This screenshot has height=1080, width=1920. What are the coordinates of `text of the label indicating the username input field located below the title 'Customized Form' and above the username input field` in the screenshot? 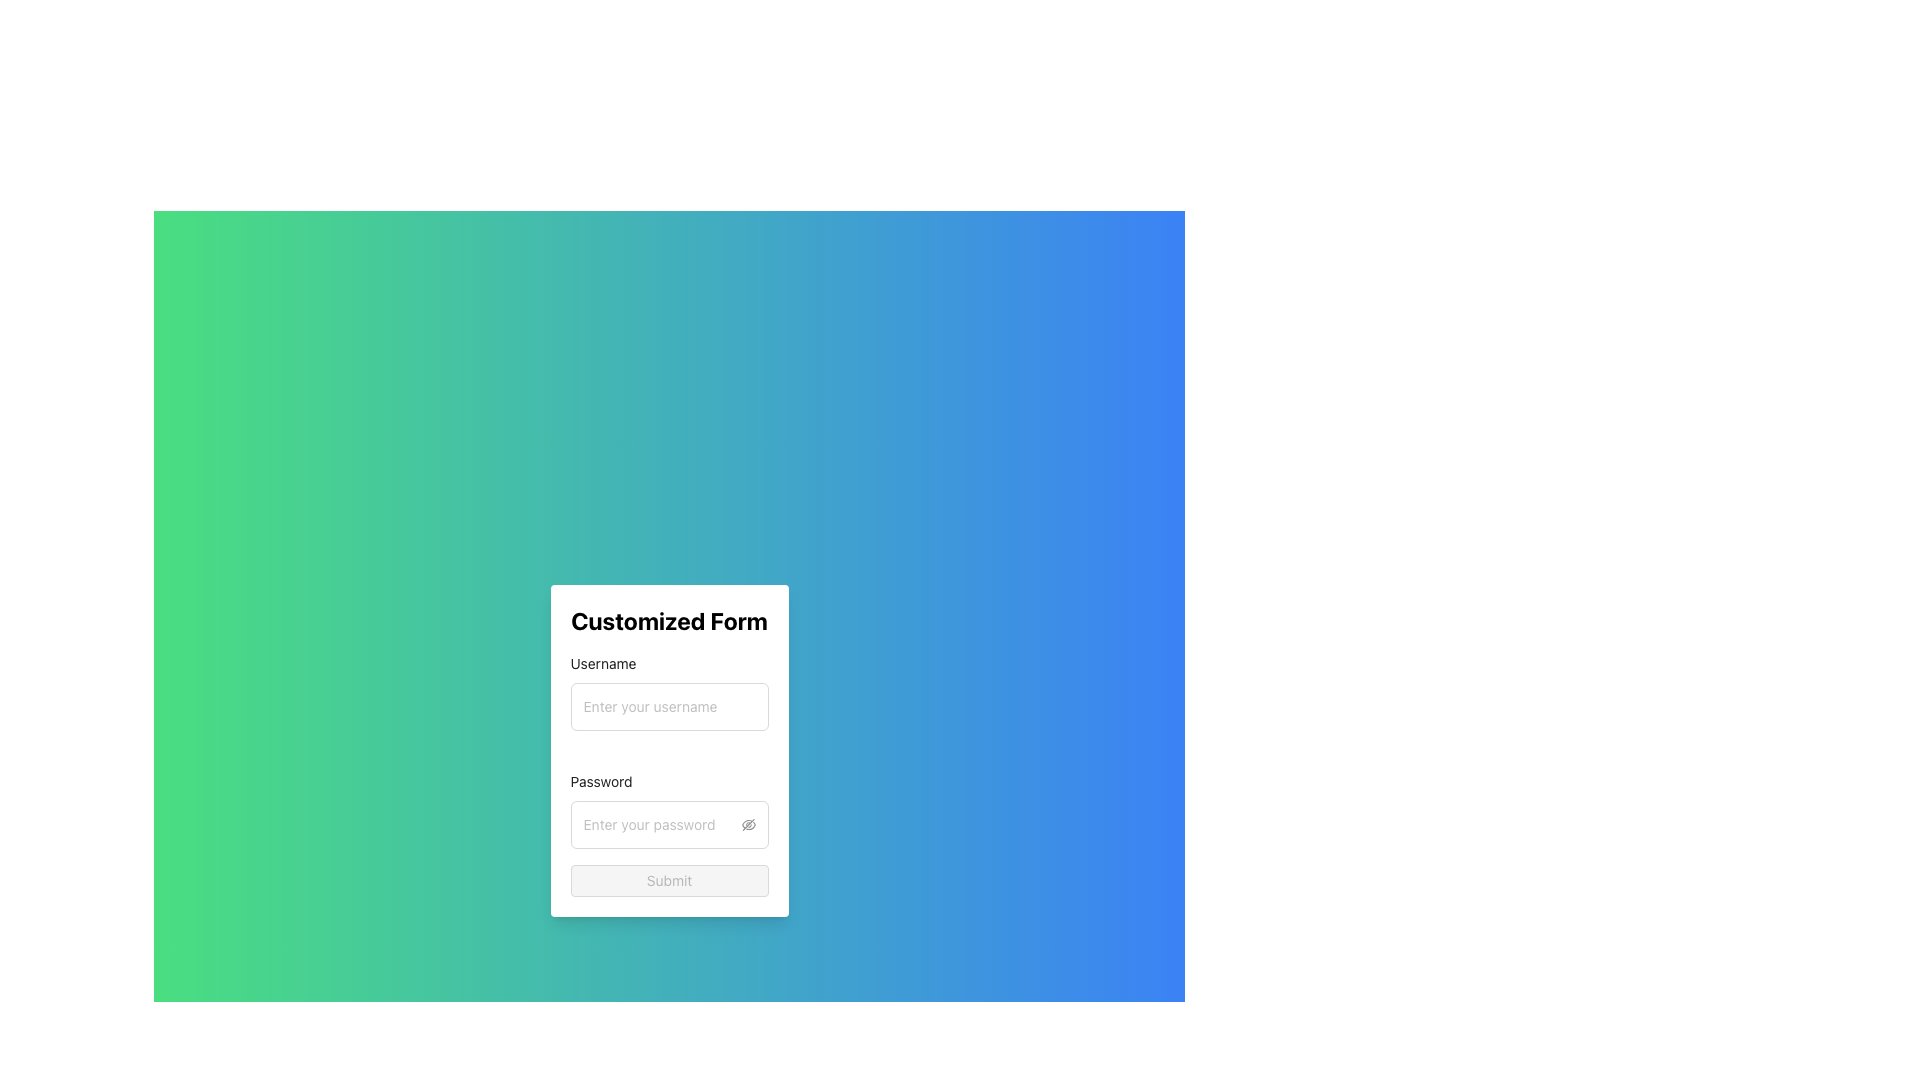 It's located at (609, 663).